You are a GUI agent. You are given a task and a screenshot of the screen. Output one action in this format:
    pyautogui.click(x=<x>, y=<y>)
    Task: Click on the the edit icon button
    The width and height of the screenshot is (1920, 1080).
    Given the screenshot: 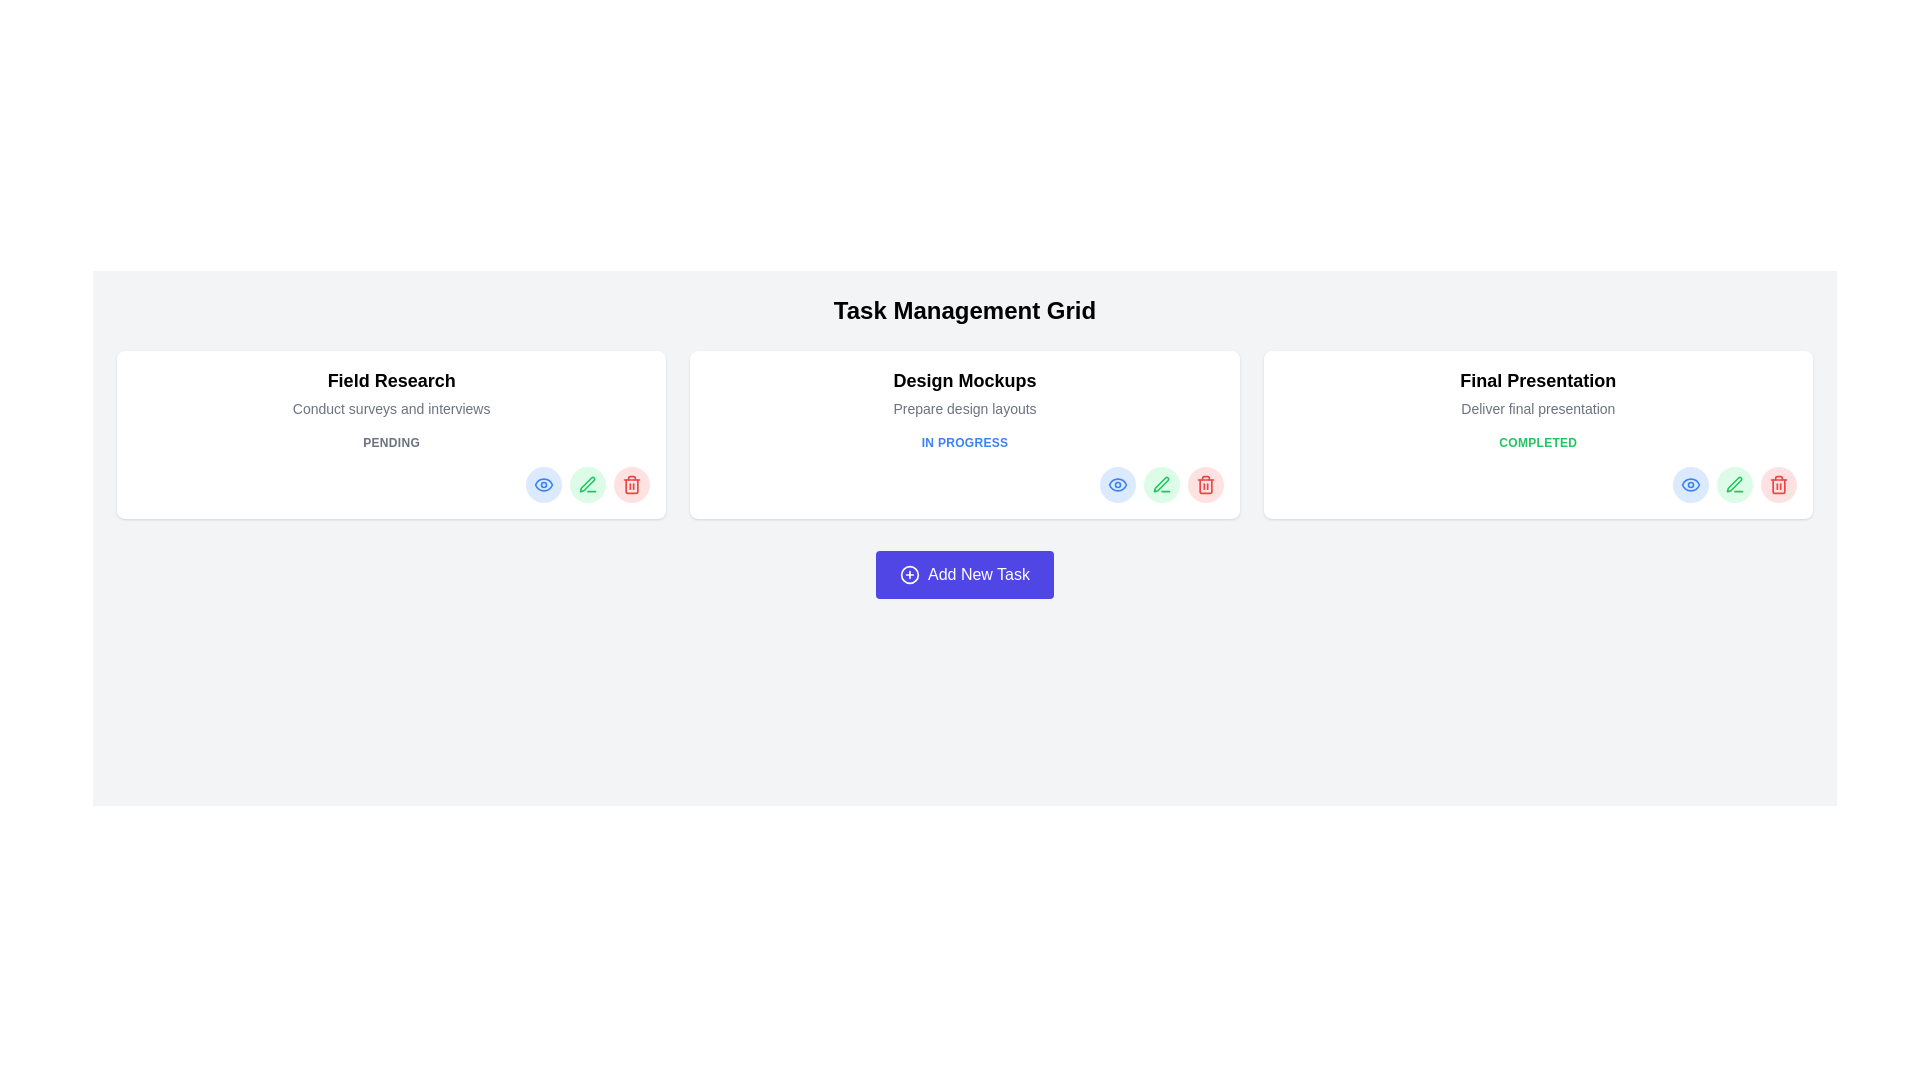 What is the action you would take?
    pyautogui.click(x=1733, y=484)
    